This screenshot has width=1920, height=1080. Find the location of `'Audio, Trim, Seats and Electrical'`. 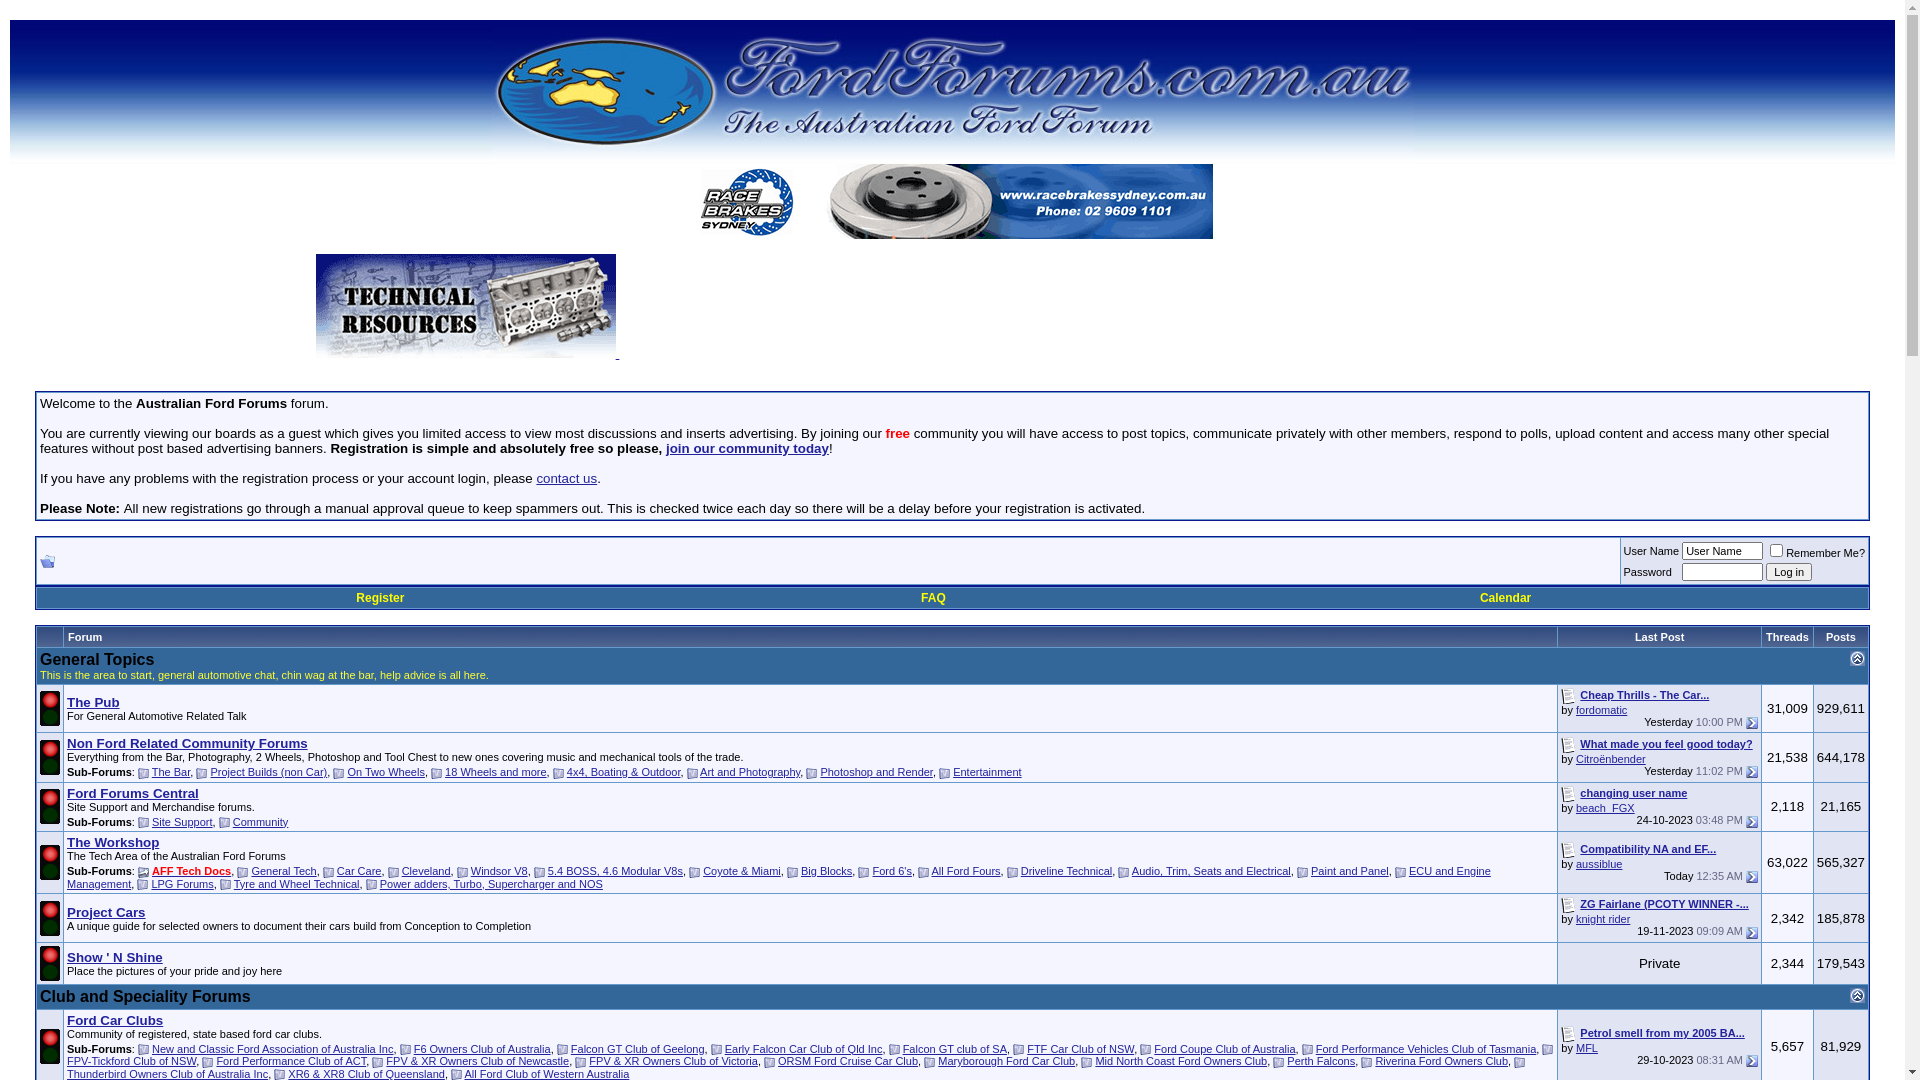

'Audio, Trim, Seats and Electrical' is located at coordinates (1210, 870).